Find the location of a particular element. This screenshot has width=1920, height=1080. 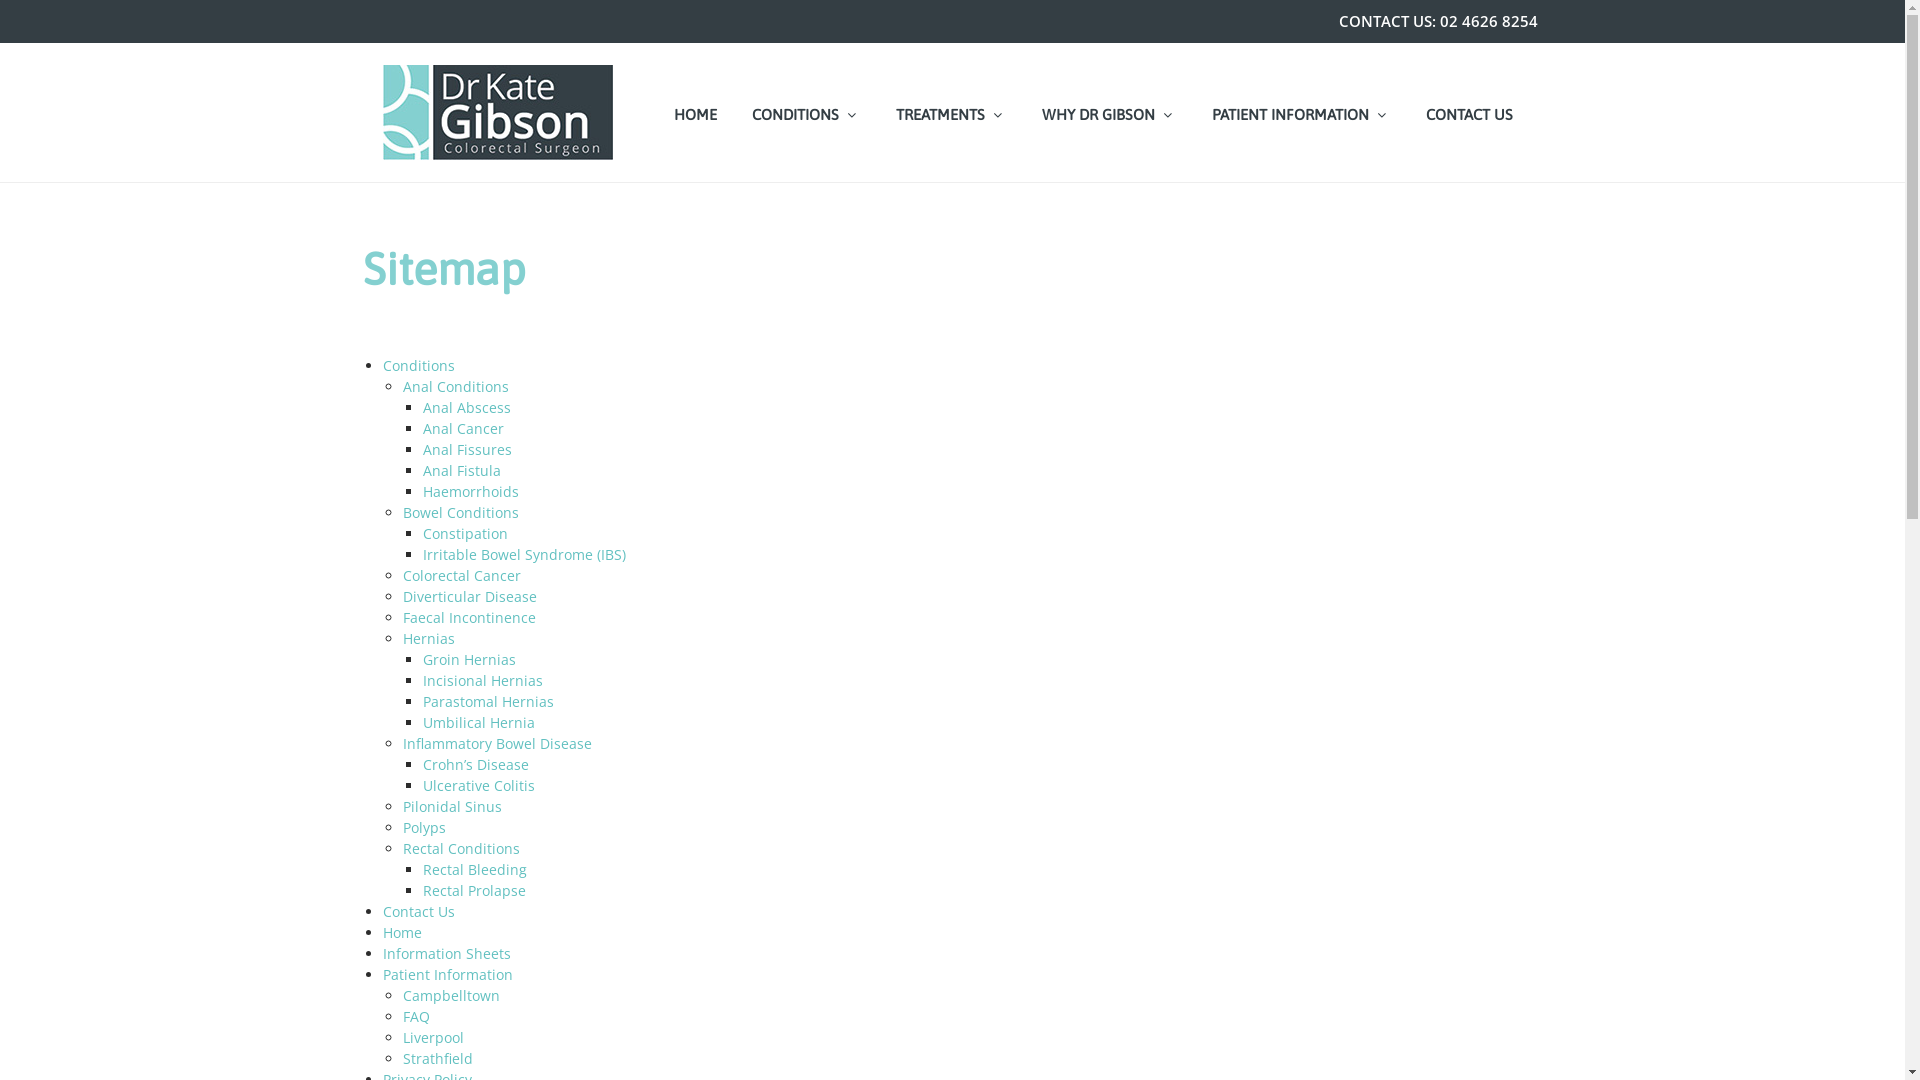

'Anal Fistula' is located at coordinates (459, 470).